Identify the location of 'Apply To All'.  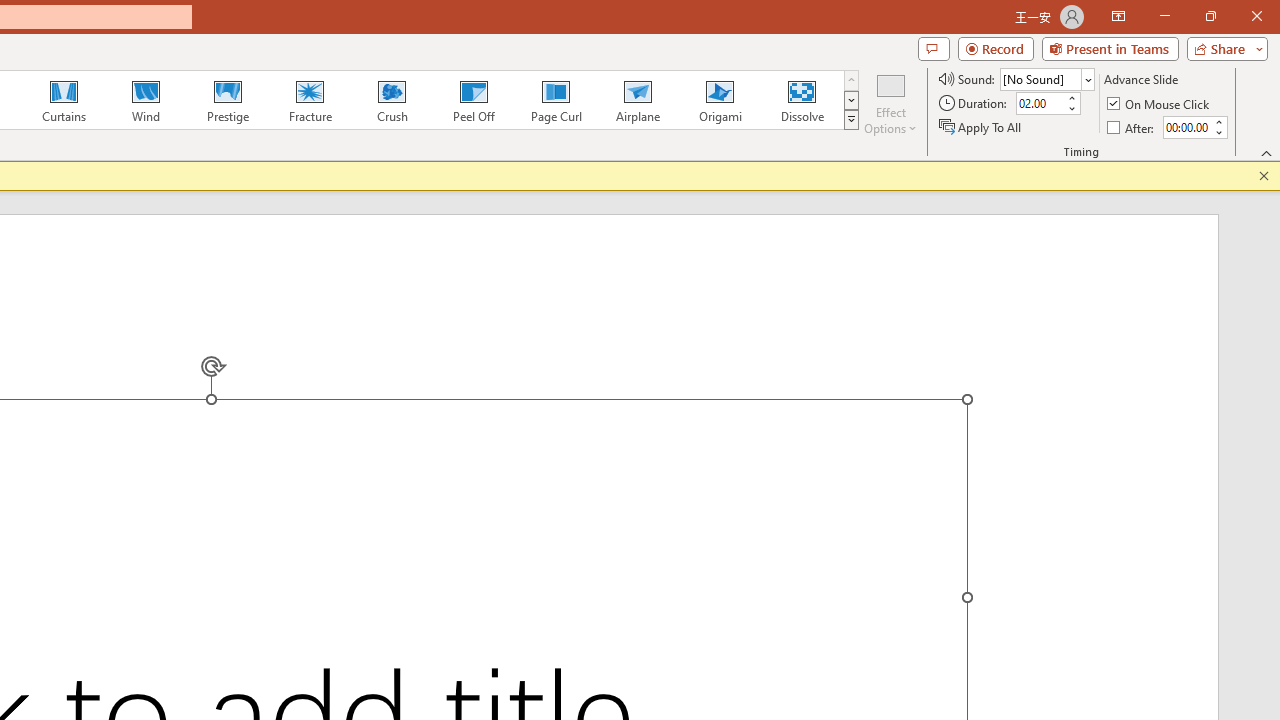
(981, 127).